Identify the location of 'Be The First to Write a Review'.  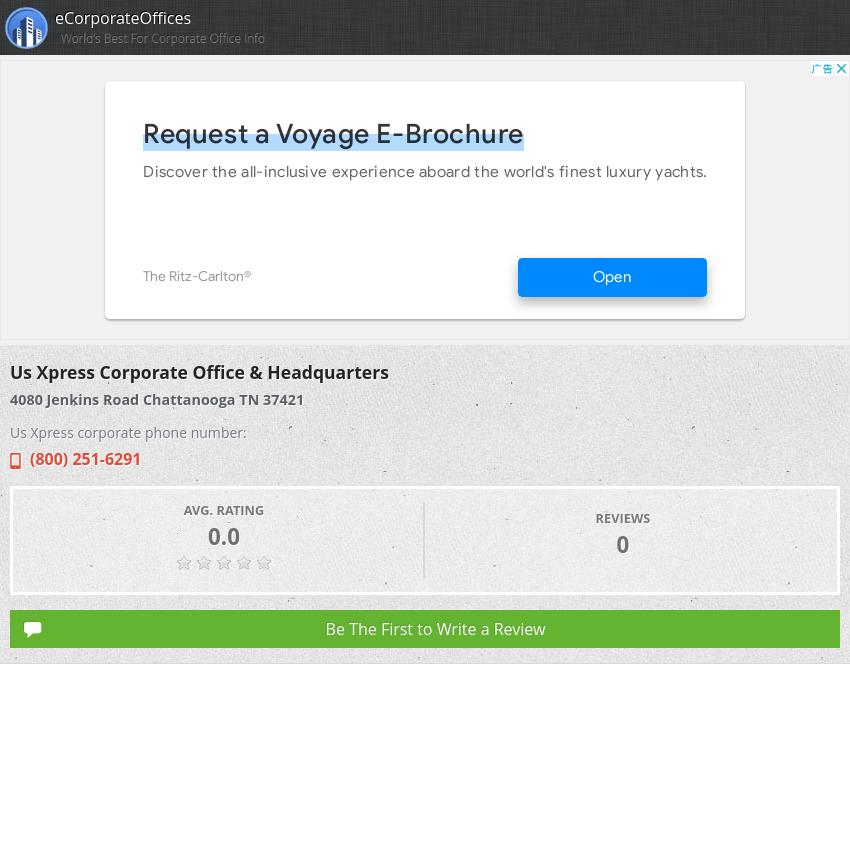
(325, 627).